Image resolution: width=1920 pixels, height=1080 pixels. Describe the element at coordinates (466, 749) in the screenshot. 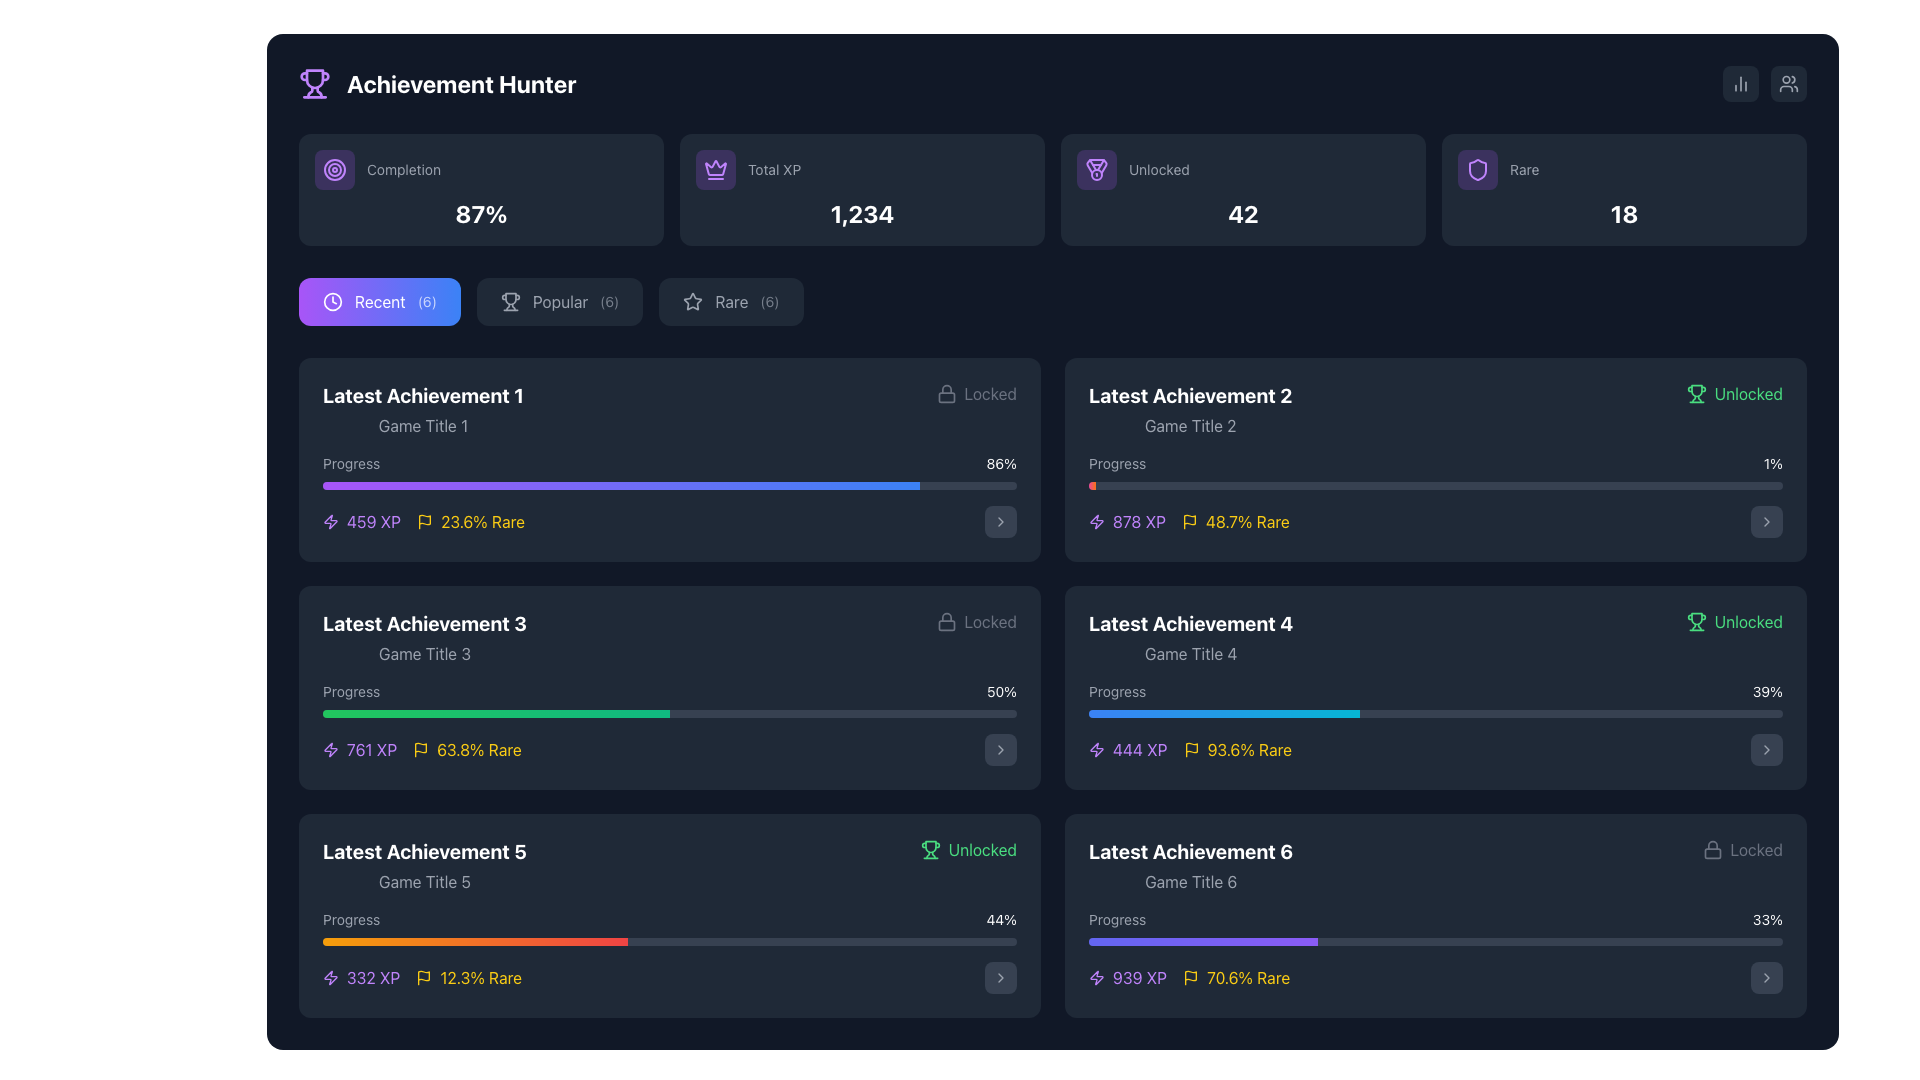

I see `the label displaying '63.8% Rare' with a yellow flag icon, which is styled in yellow and is to the right of '761 XP' in the achievement metrics row` at that location.